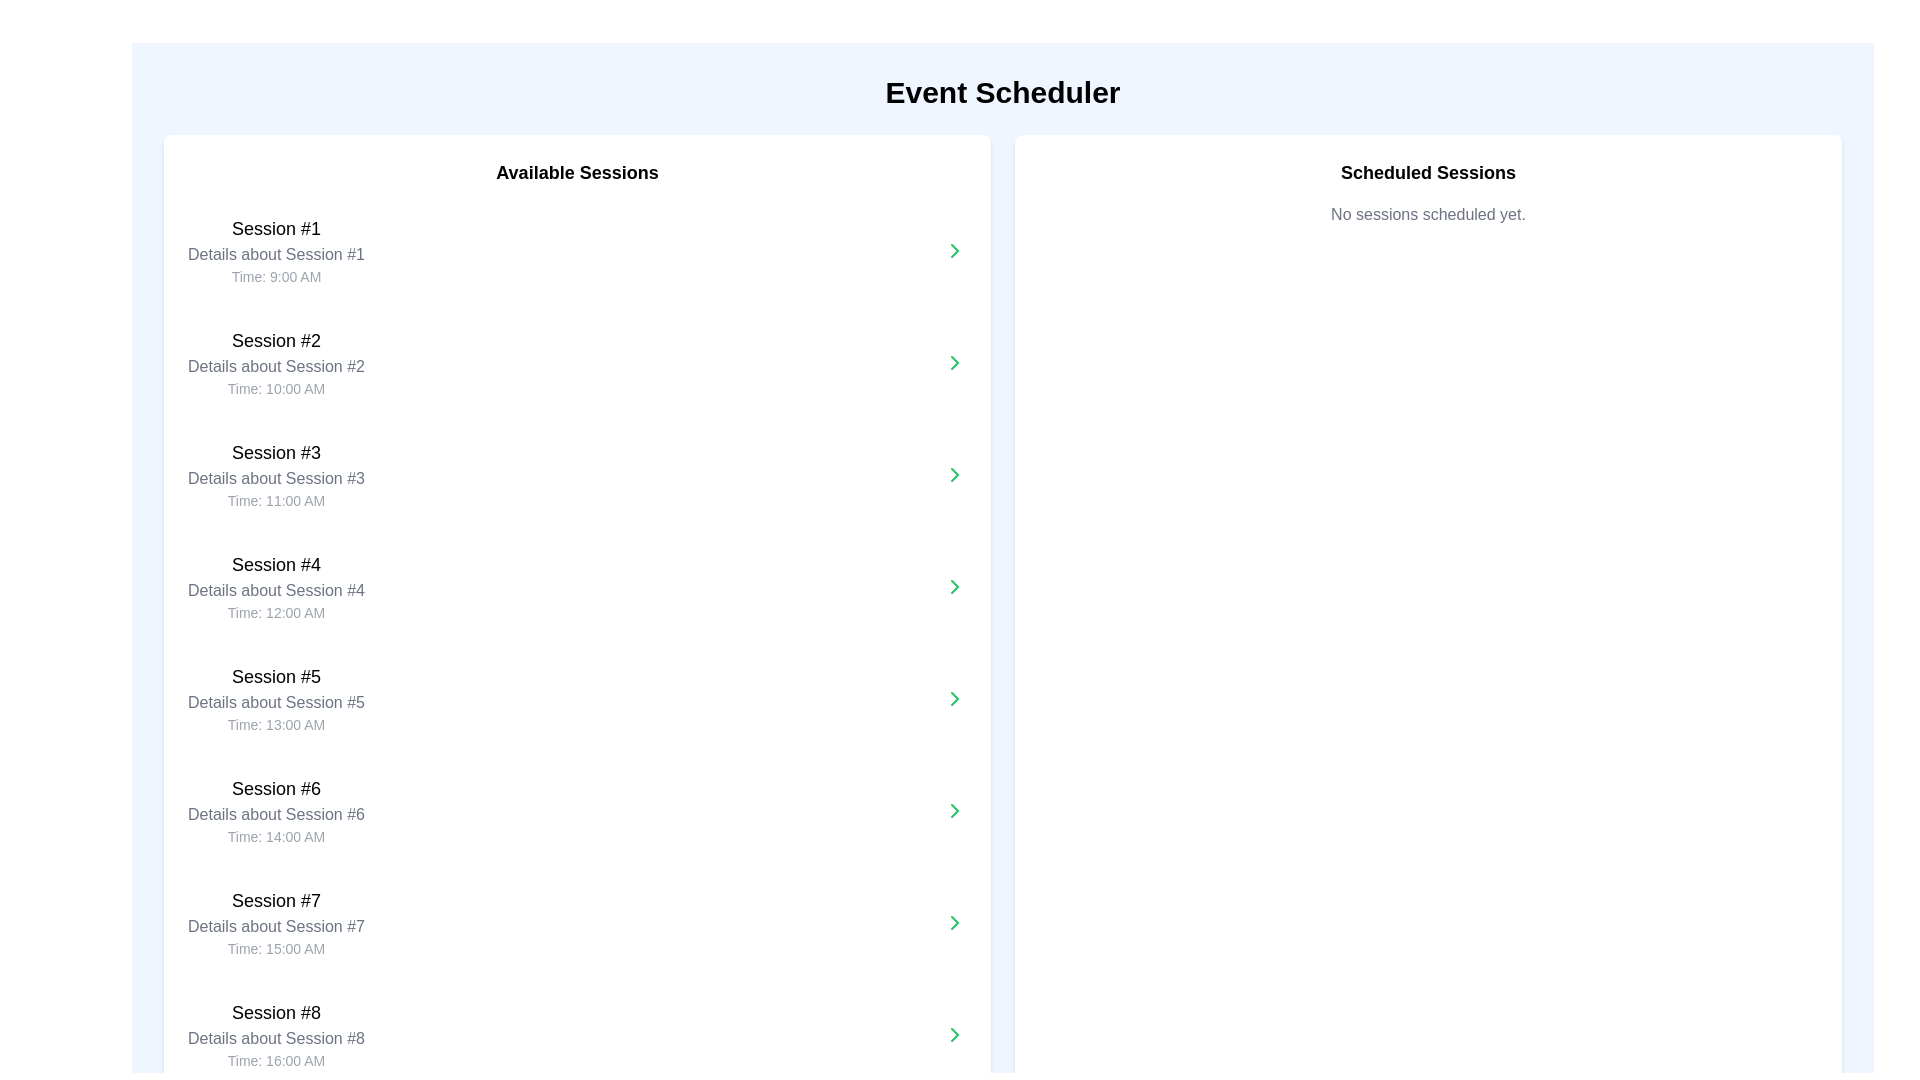 Image resolution: width=1920 pixels, height=1080 pixels. I want to click on the right-facing chevron arrow icon located to the far right of the session details in the 'Available Sessions' list under 'Session #6', so click(954, 810).